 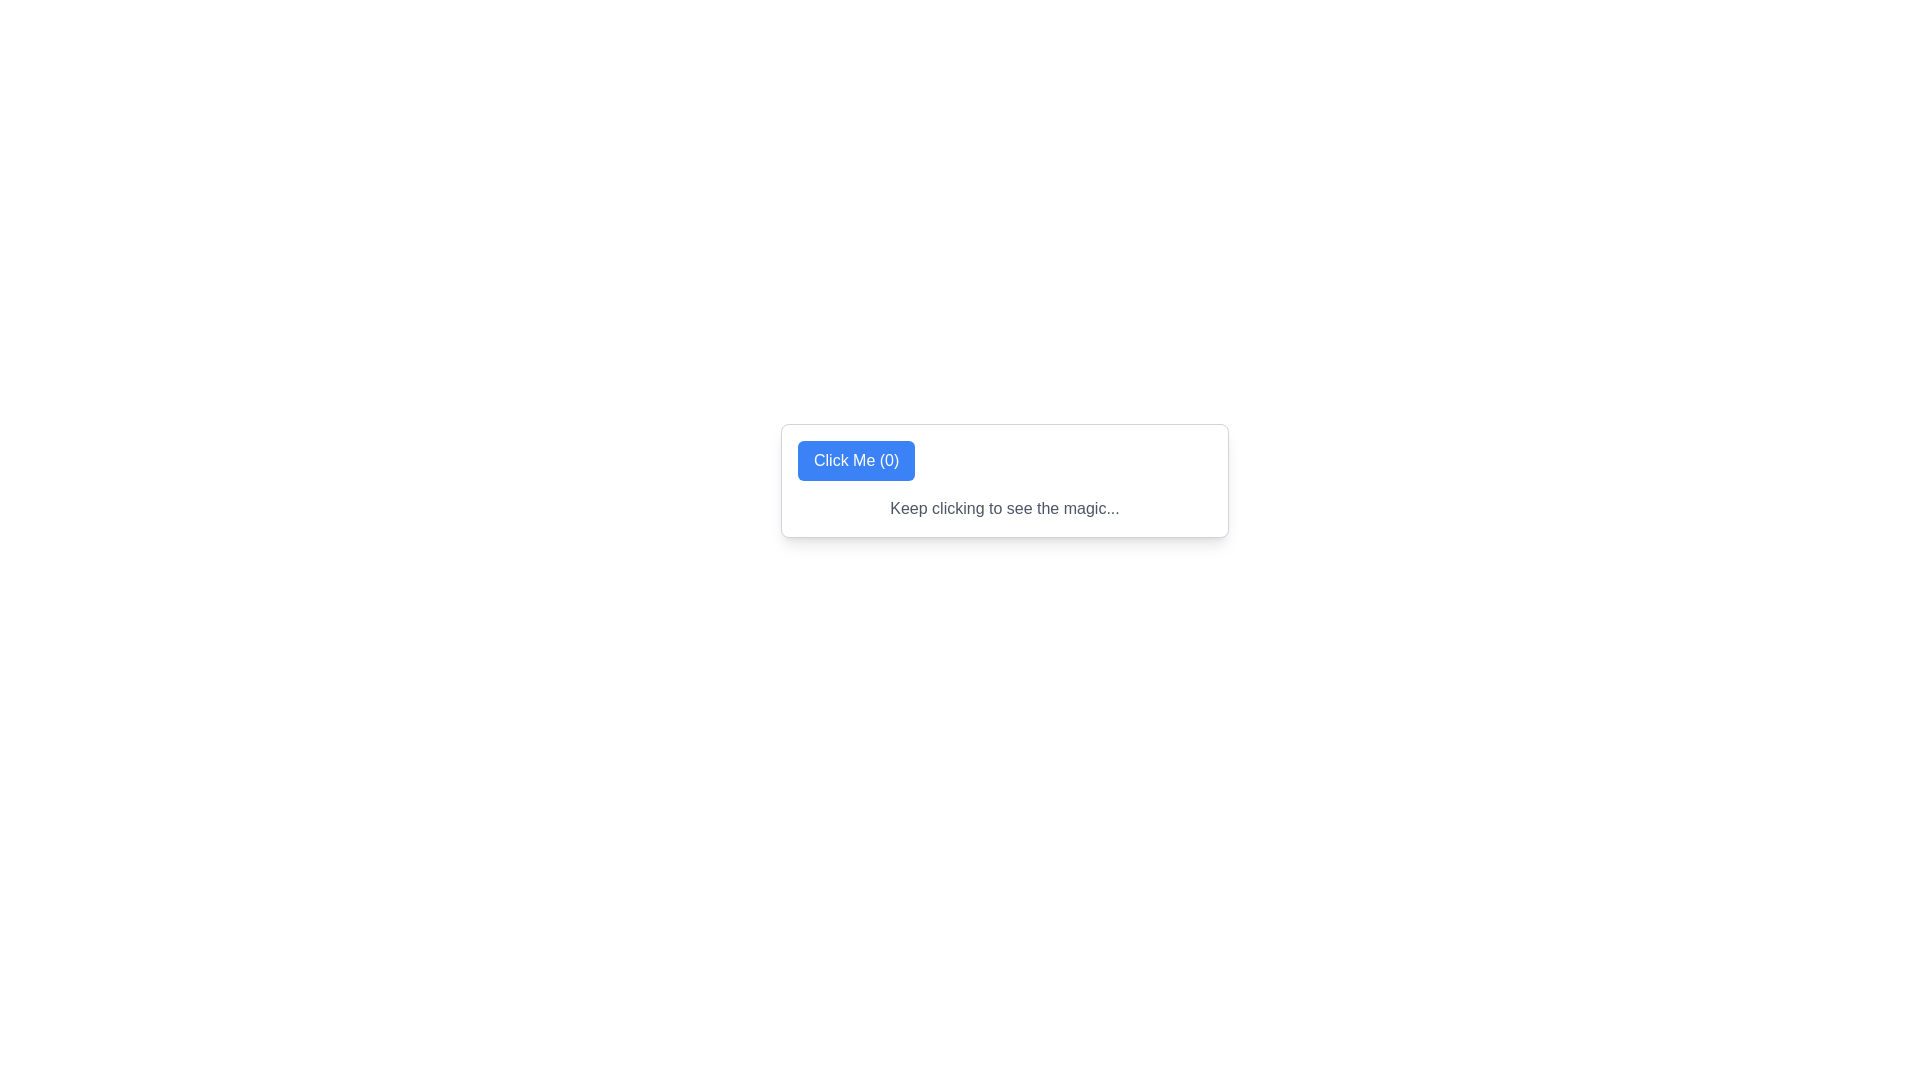 I want to click on the rectangular button with rounded corners that has a blue background and white text displaying 'Click Me (0)', so click(x=855, y=461).